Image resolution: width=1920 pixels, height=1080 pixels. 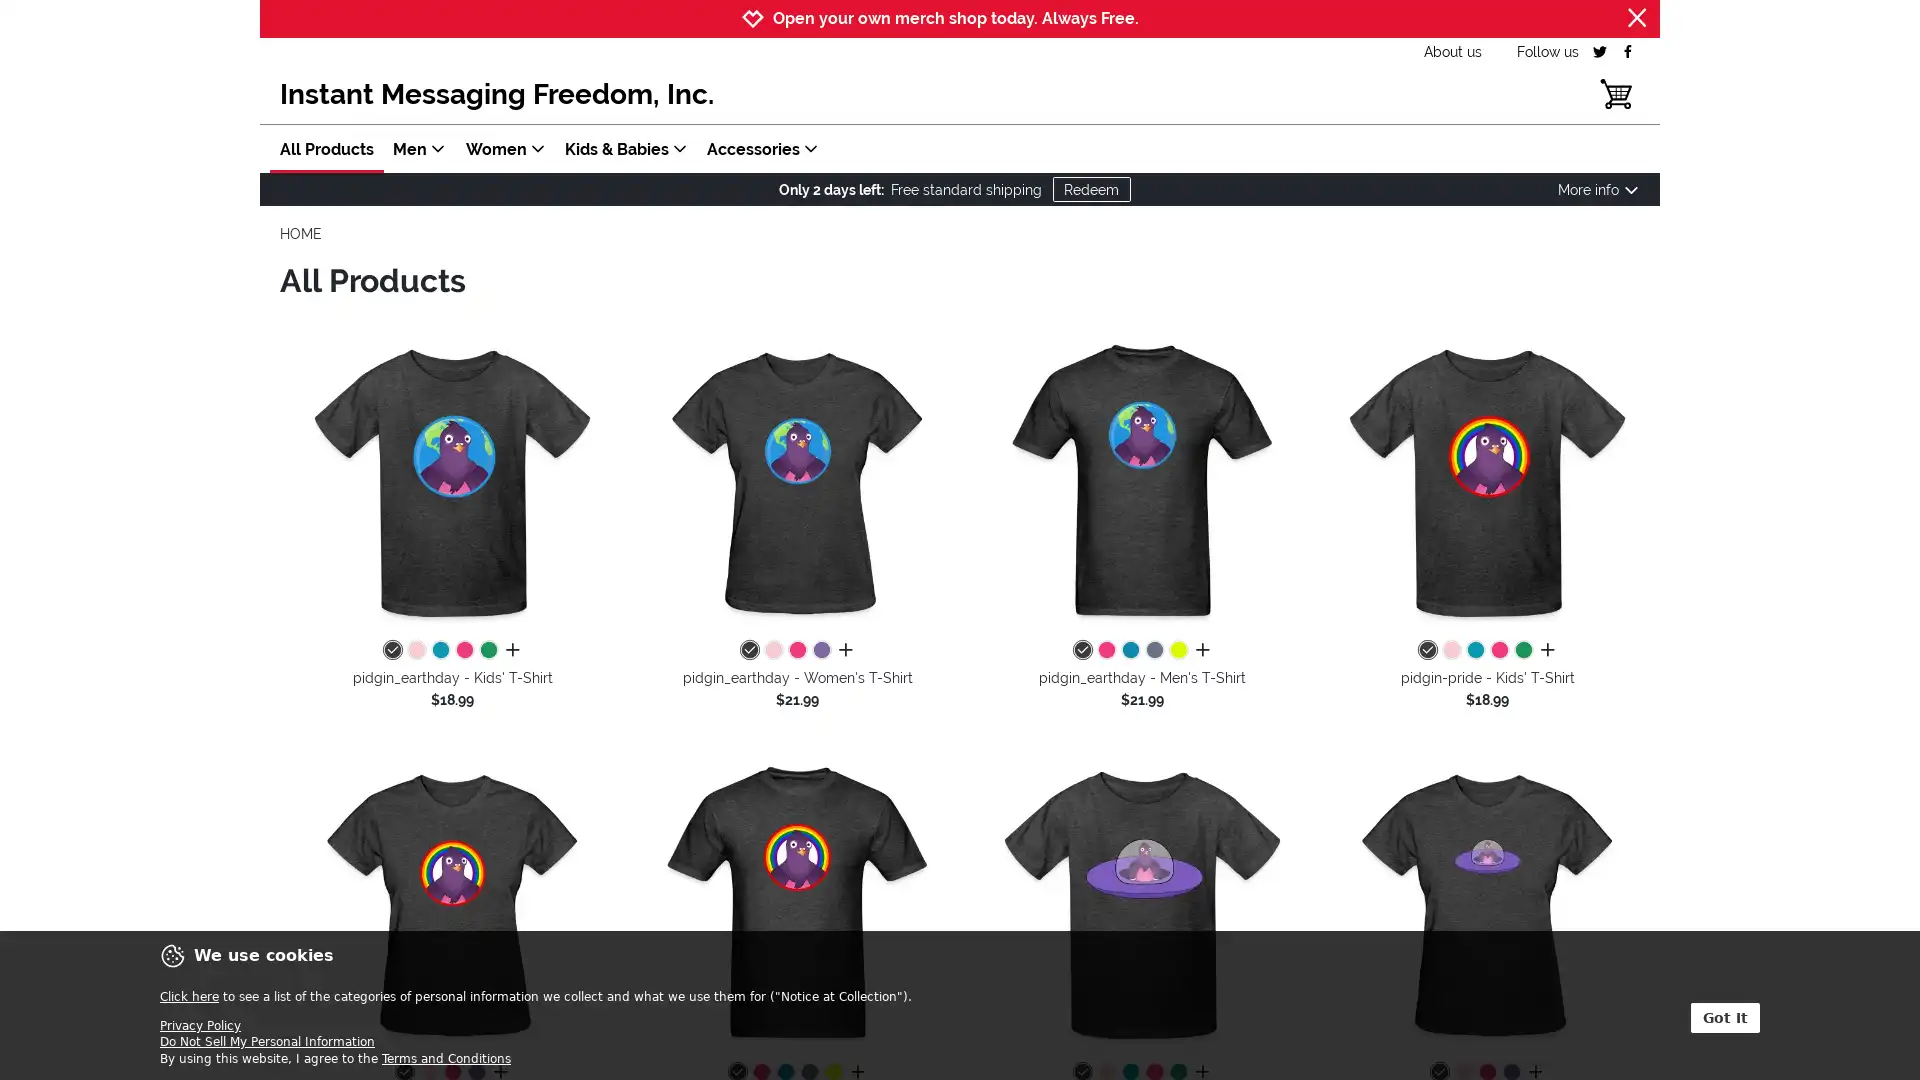 I want to click on Pidgin UFO - Kids' T-Shirt, so click(x=1142, y=904).